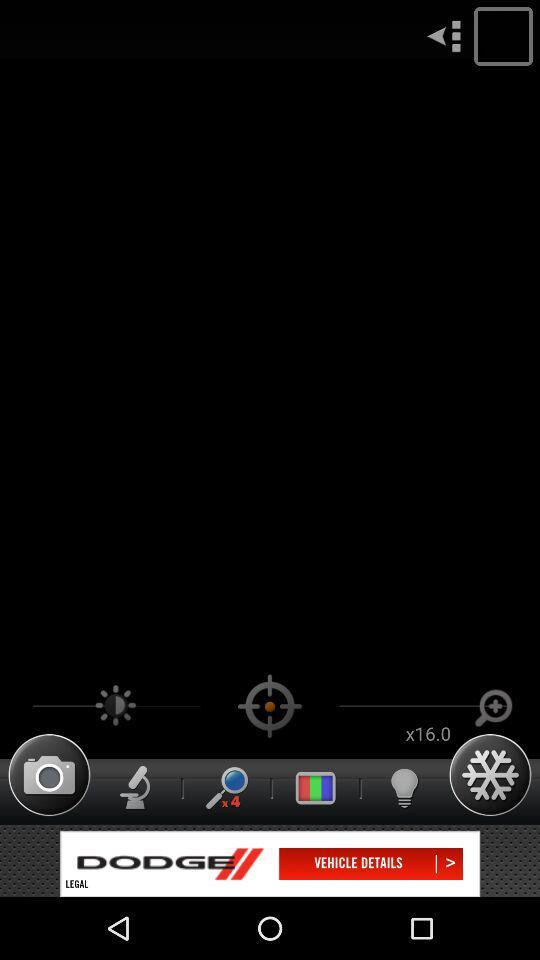 Image resolution: width=540 pixels, height=960 pixels. I want to click on the microphone icon, so click(404, 842).